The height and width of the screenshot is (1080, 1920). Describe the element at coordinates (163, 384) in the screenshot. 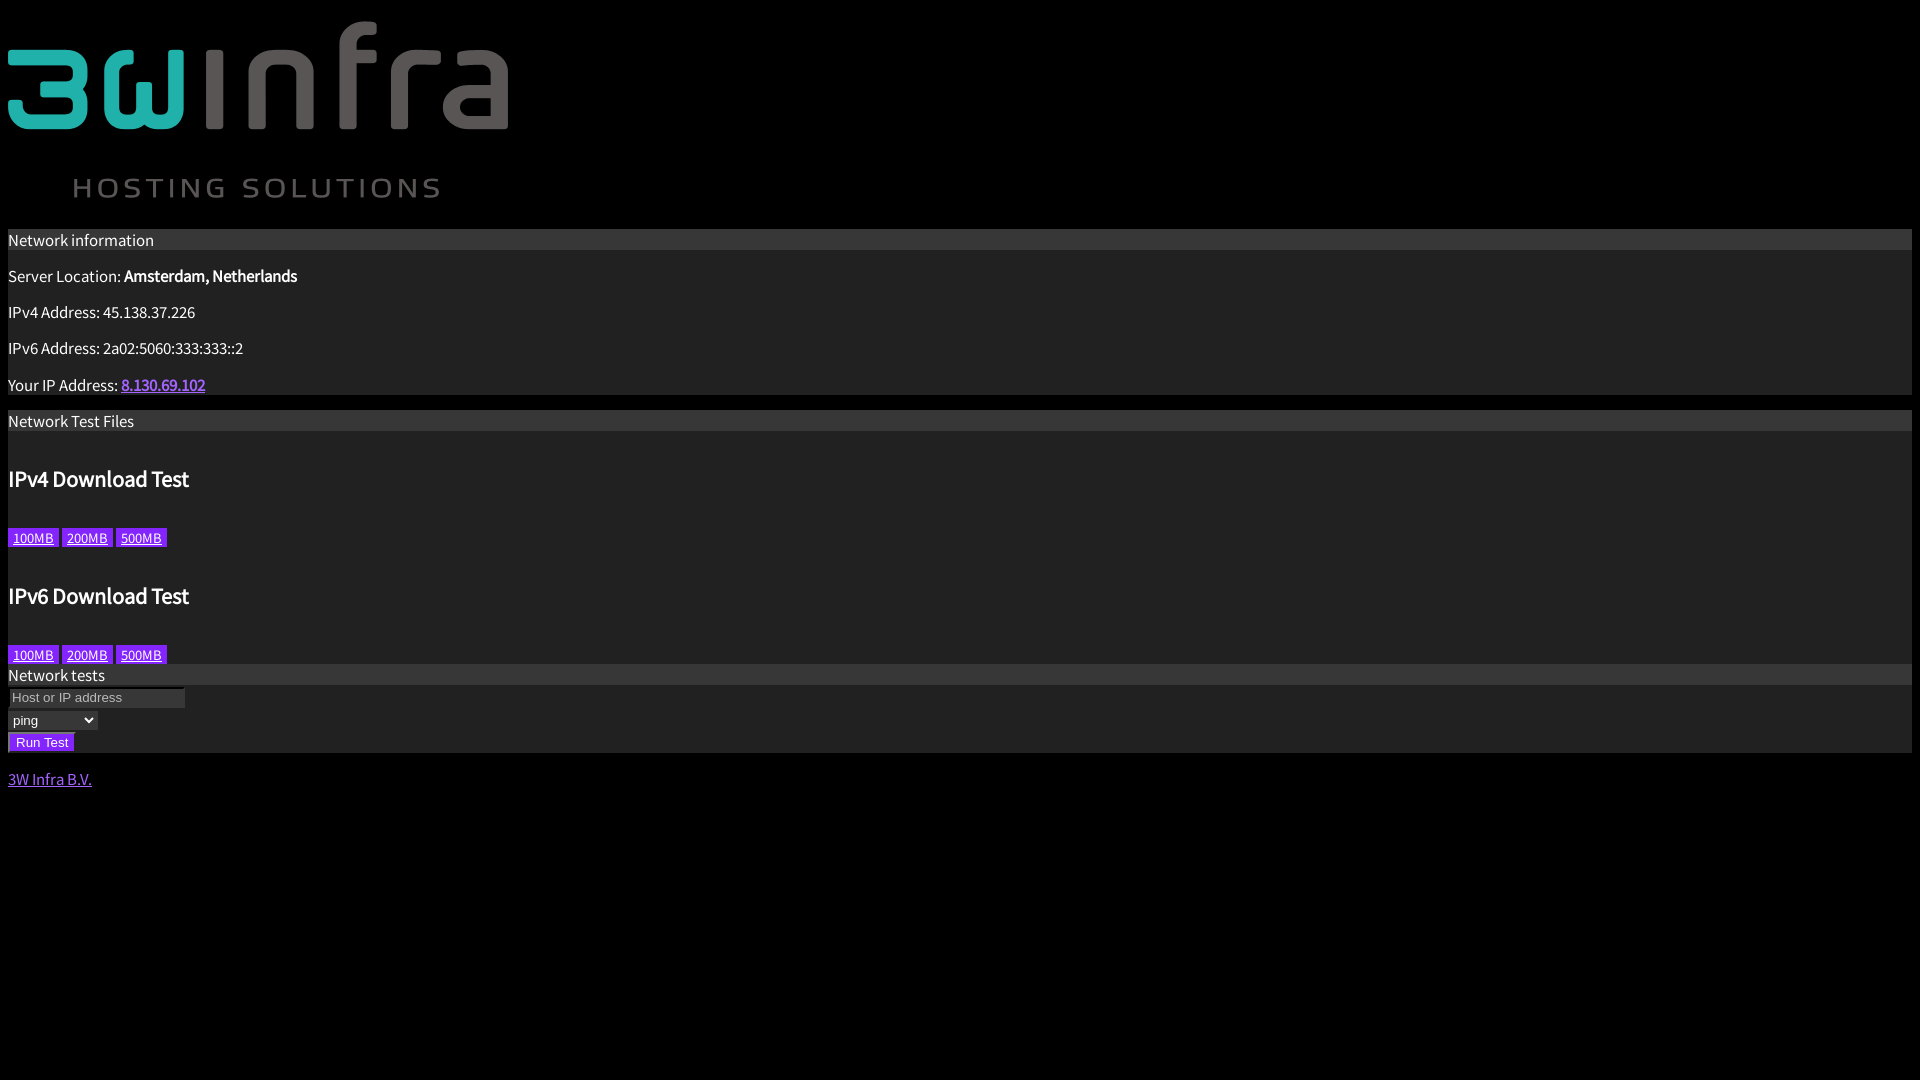

I see `'8.130.69.102'` at that location.